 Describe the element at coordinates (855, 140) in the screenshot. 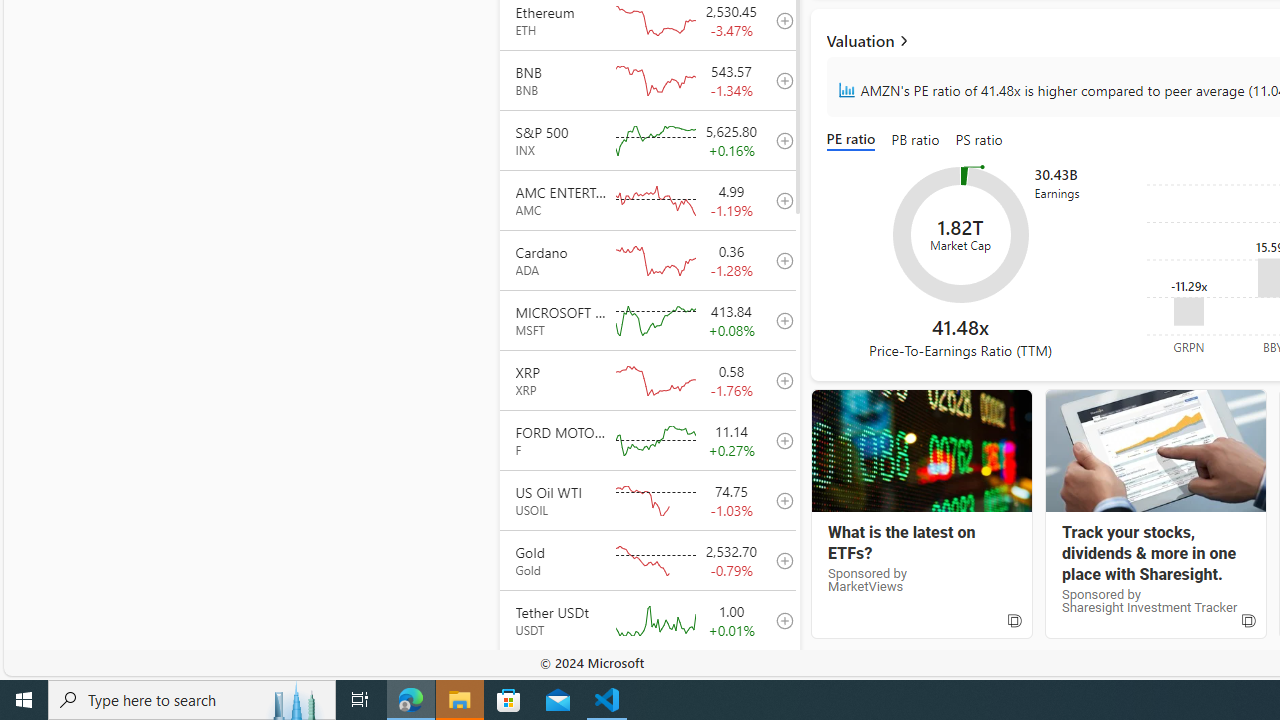

I see `'PE ratio'` at that location.